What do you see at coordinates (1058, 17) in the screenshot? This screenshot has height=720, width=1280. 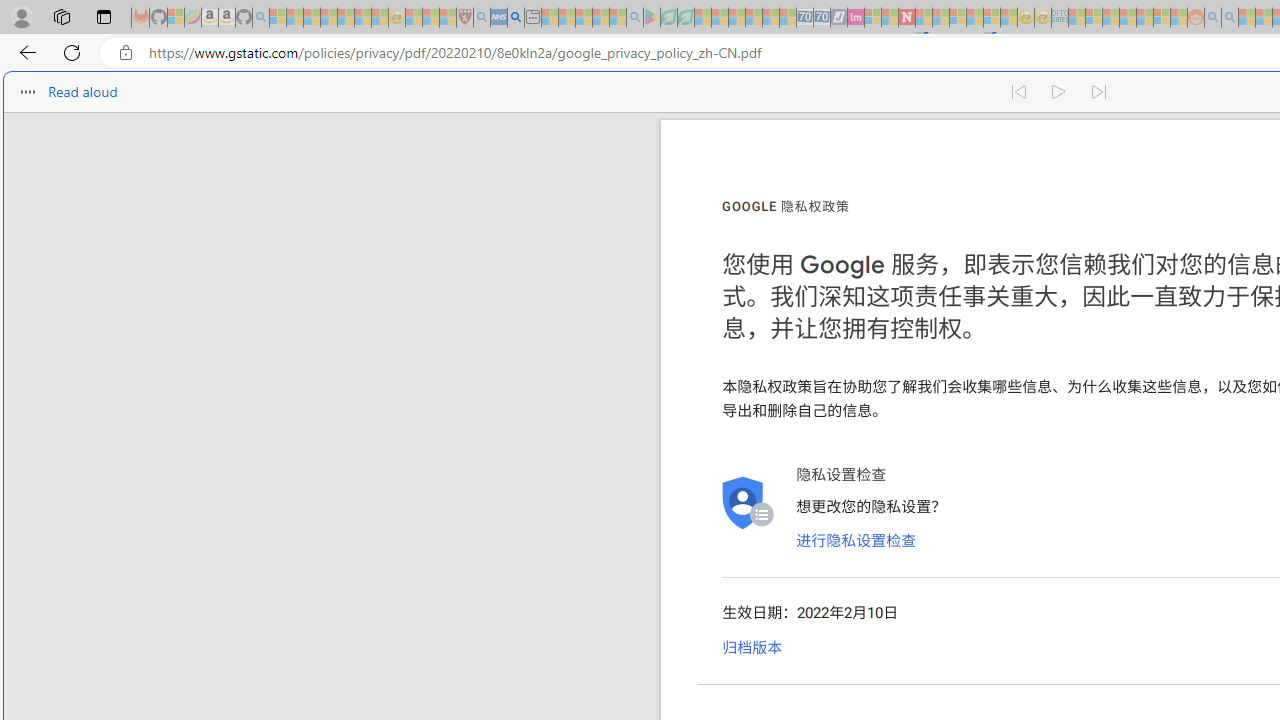 I see `'DITOGAMES AG Imprint - Sleeping'` at bounding box center [1058, 17].